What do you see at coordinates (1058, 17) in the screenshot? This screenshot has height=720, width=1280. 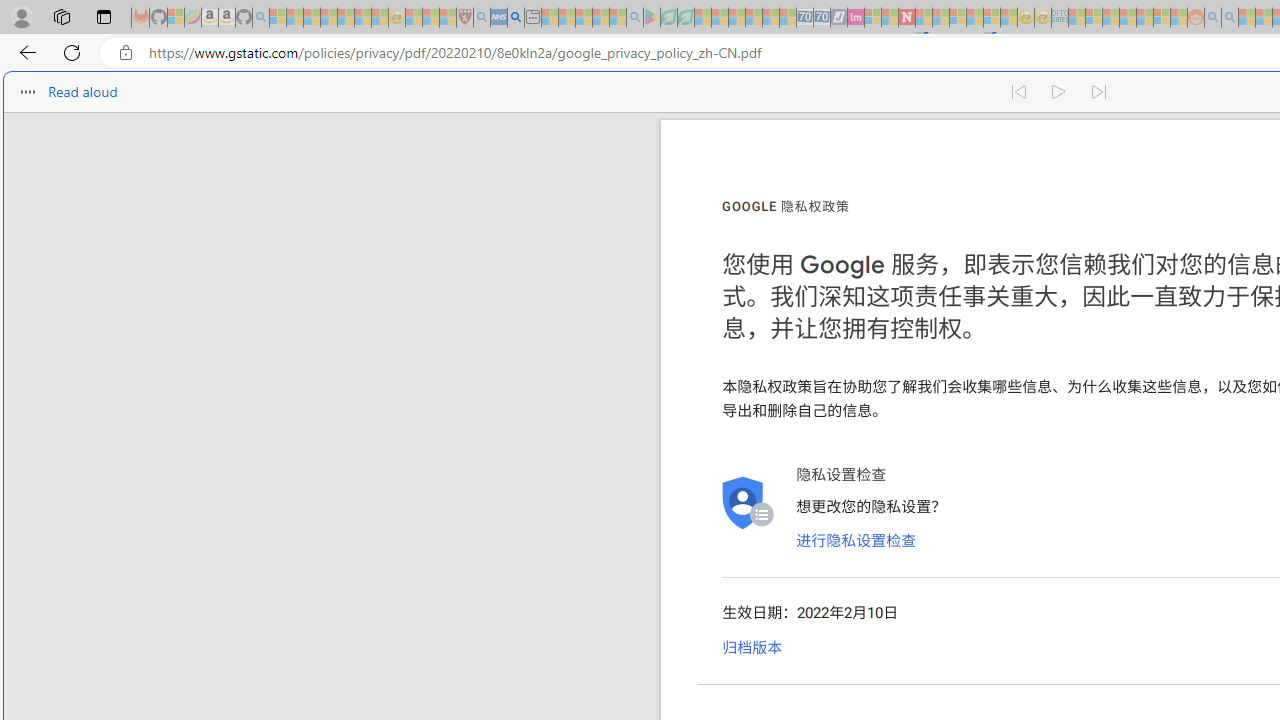 I see `'DITOGAMES AG Imprint - Sleeping'` at bounding box center [1058, 17].